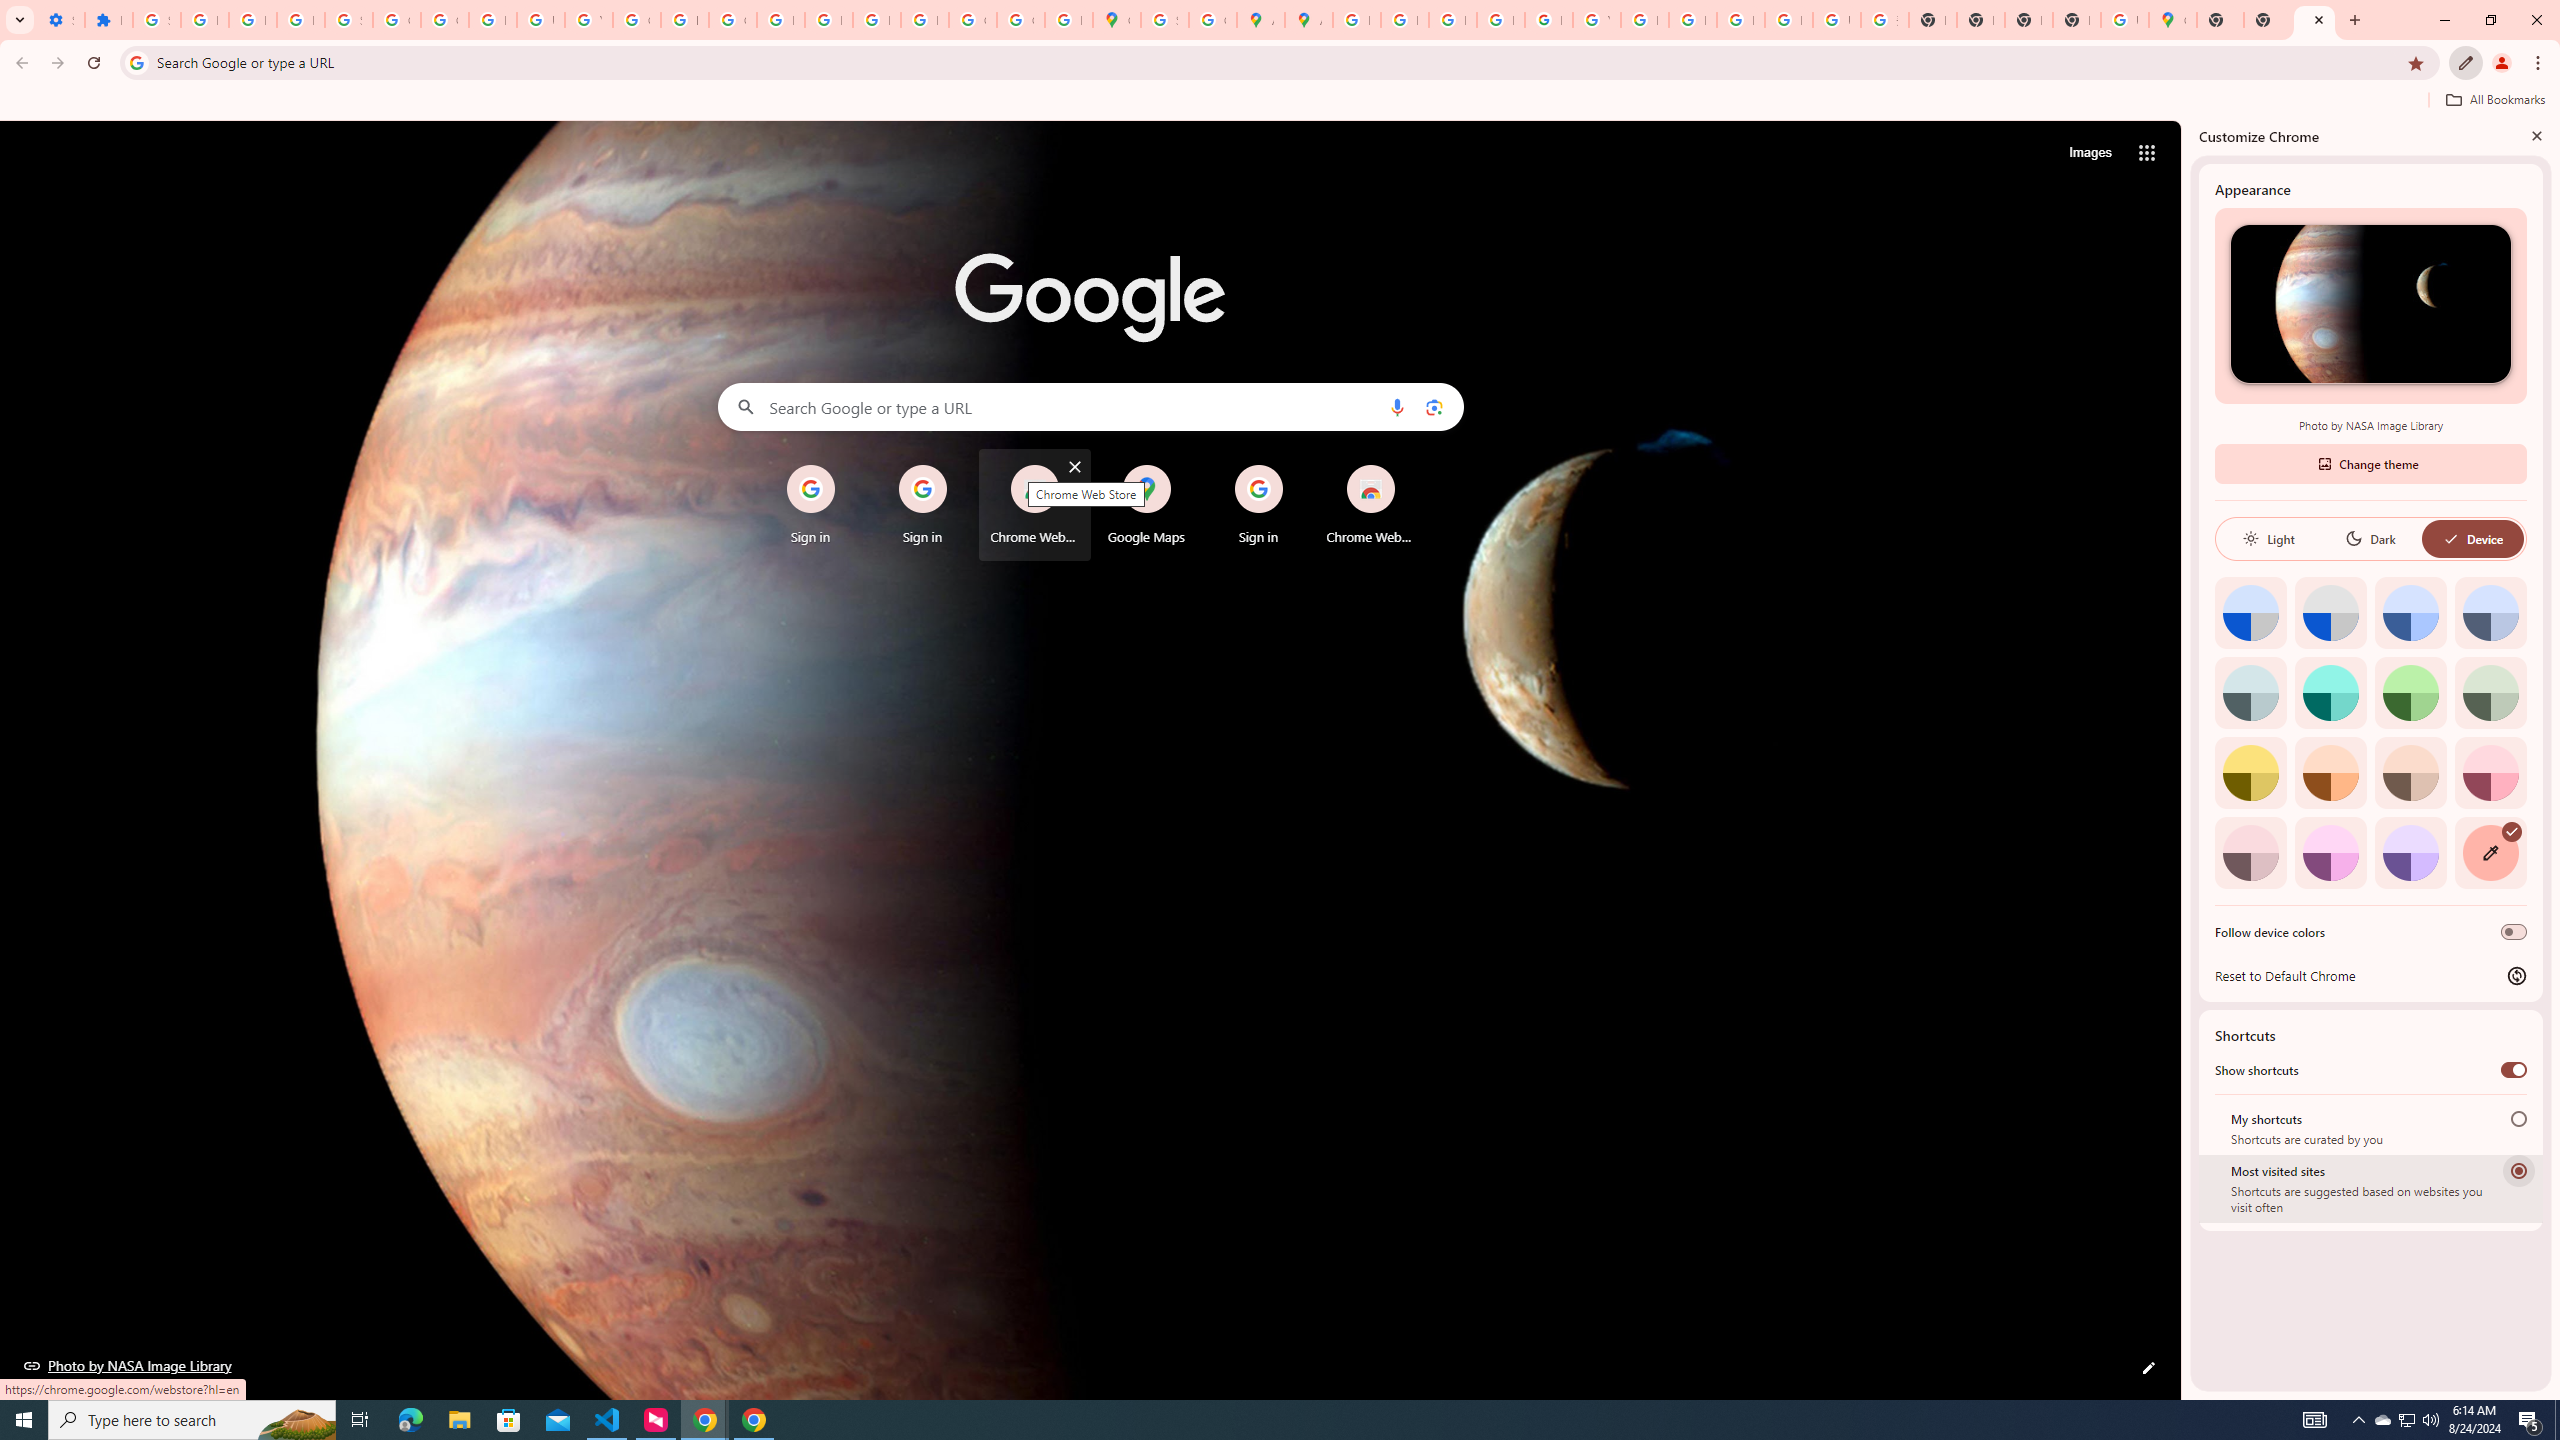 The height and width of the screenshot is (1440, 2560). I want to click on 'Privacy Help Center - Policies Help', so click(1451, 19).